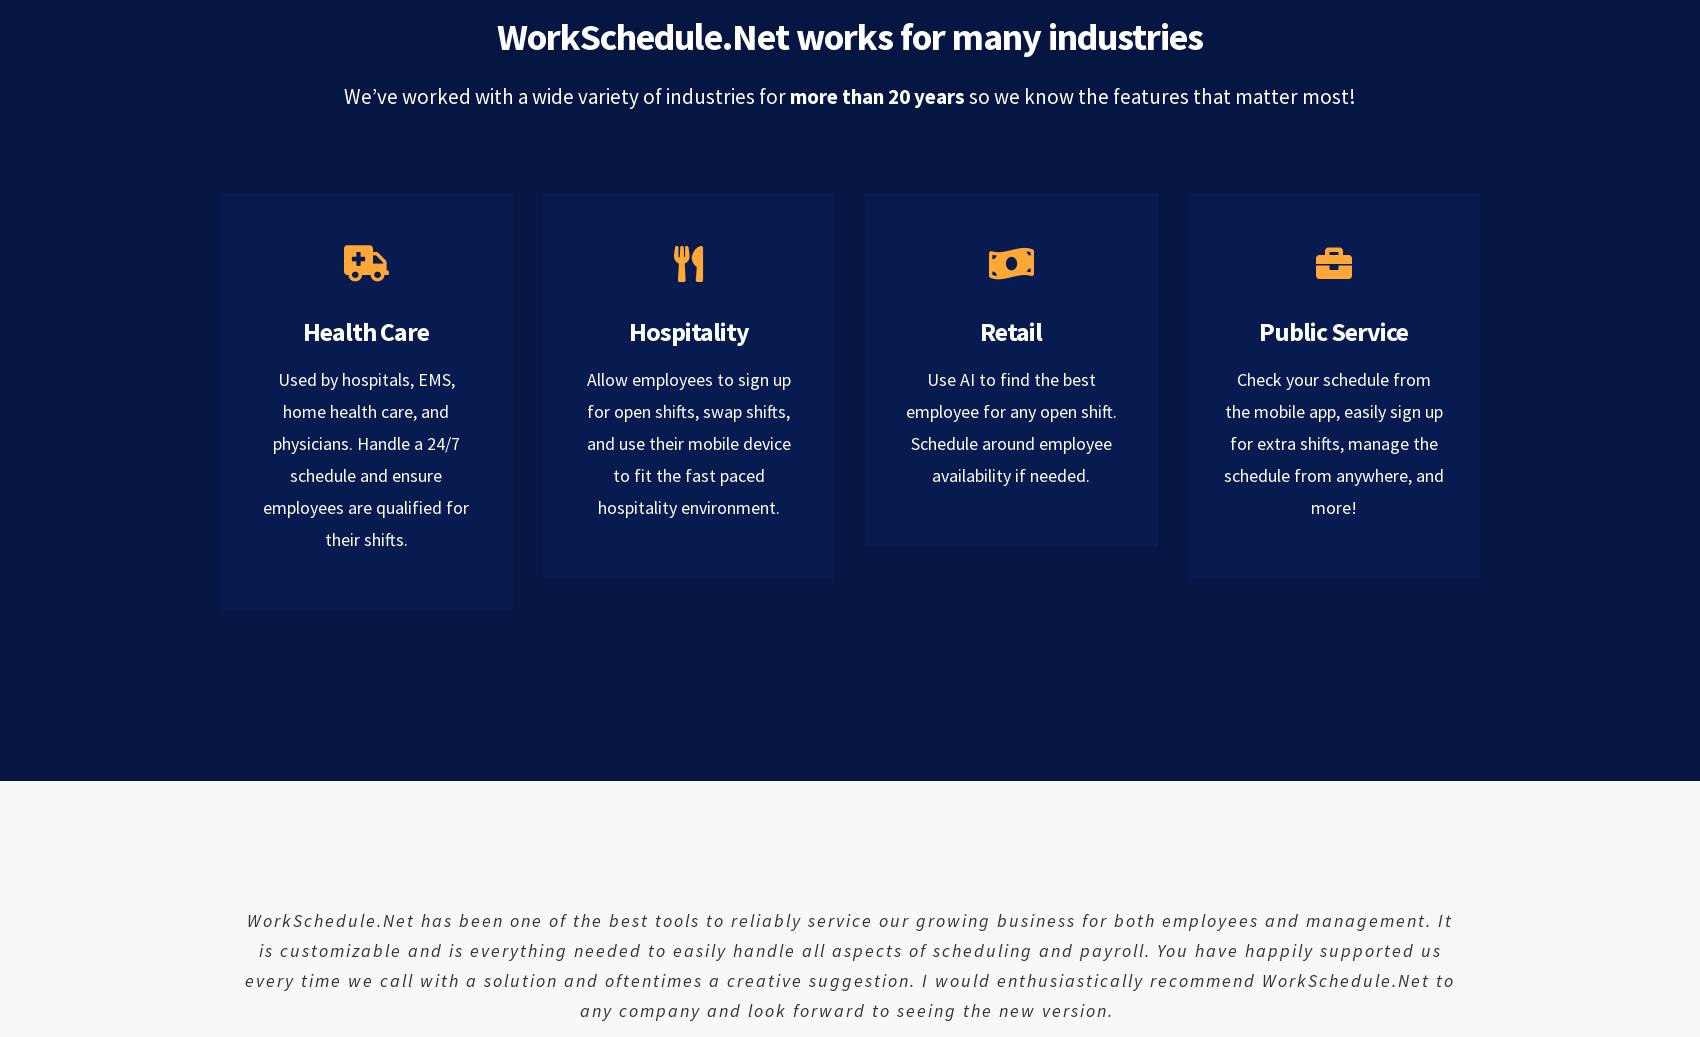 The height and width of the screenshot is (1037, 1700). I want to click on 'We’ve worked with a wide variety of industries for', so click(565, 95).